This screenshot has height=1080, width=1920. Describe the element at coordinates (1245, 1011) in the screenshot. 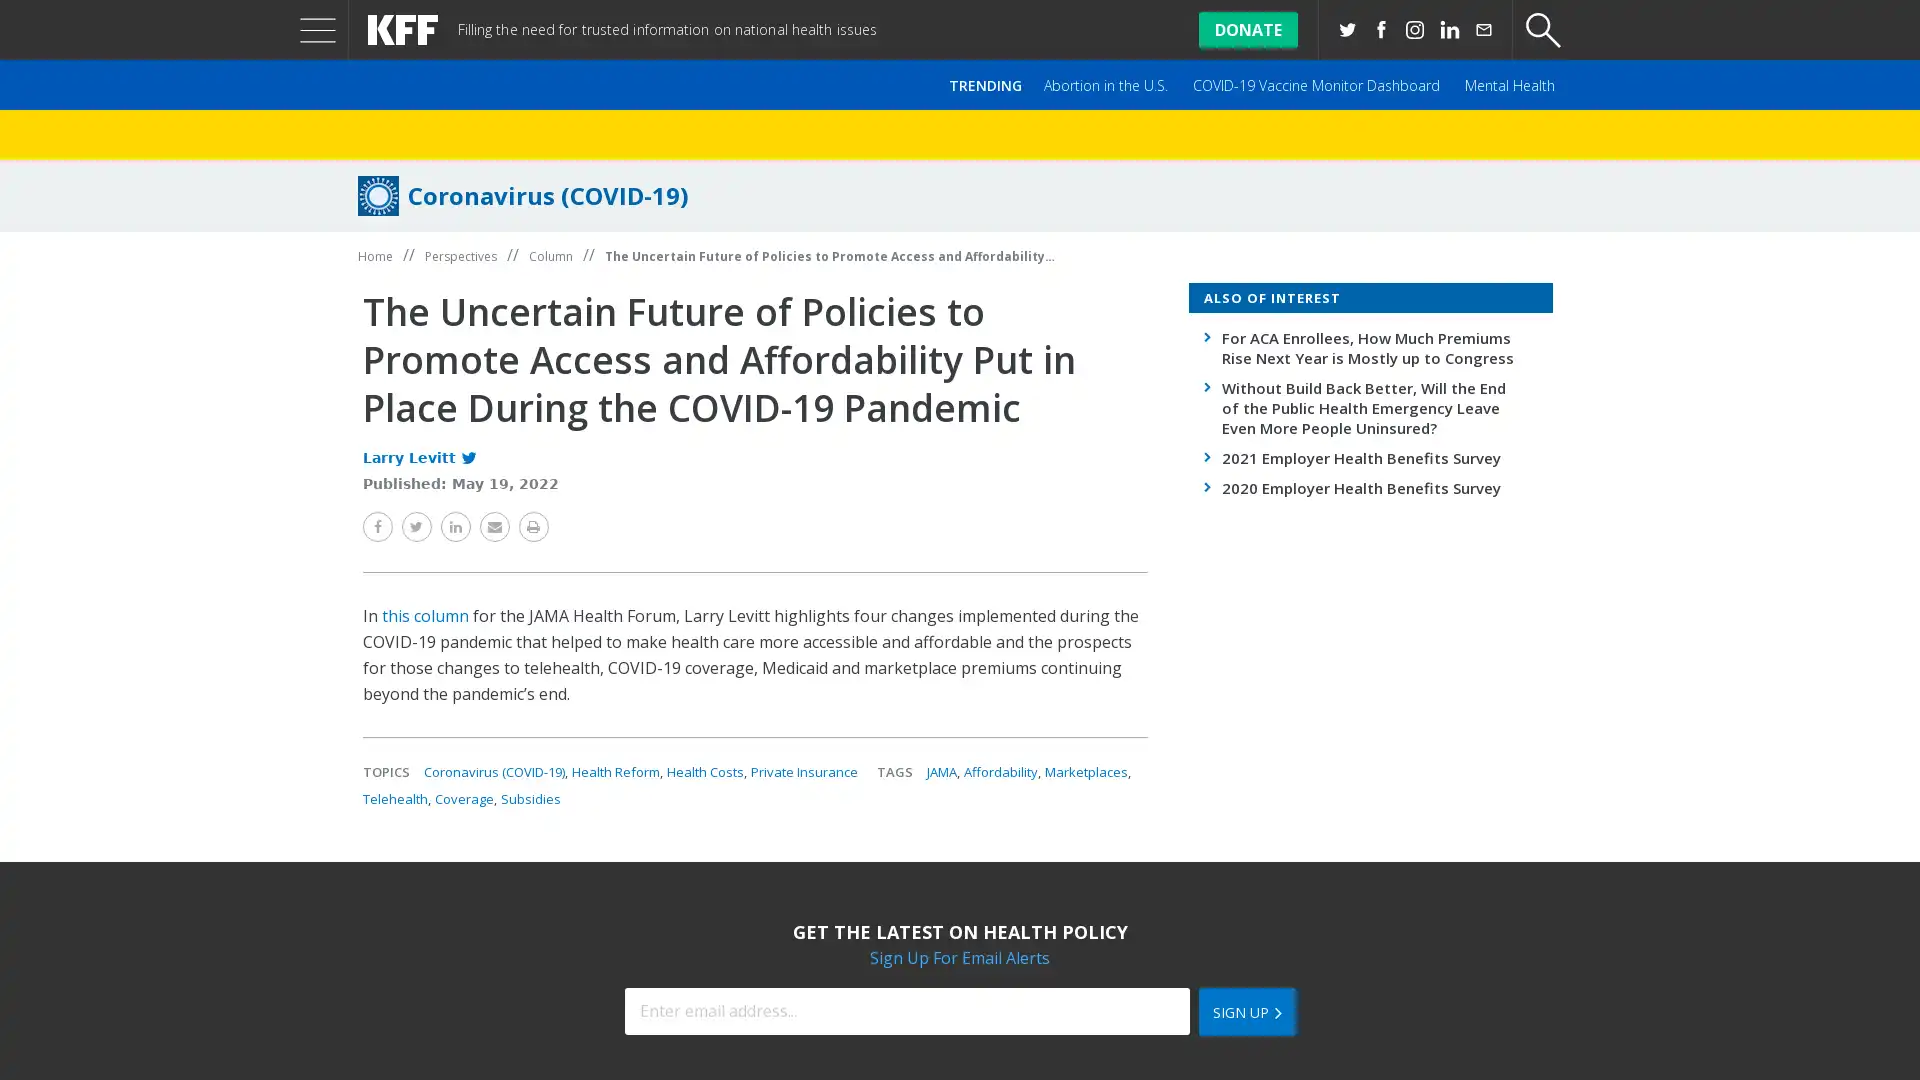

I see `SIGN UP` at that location.